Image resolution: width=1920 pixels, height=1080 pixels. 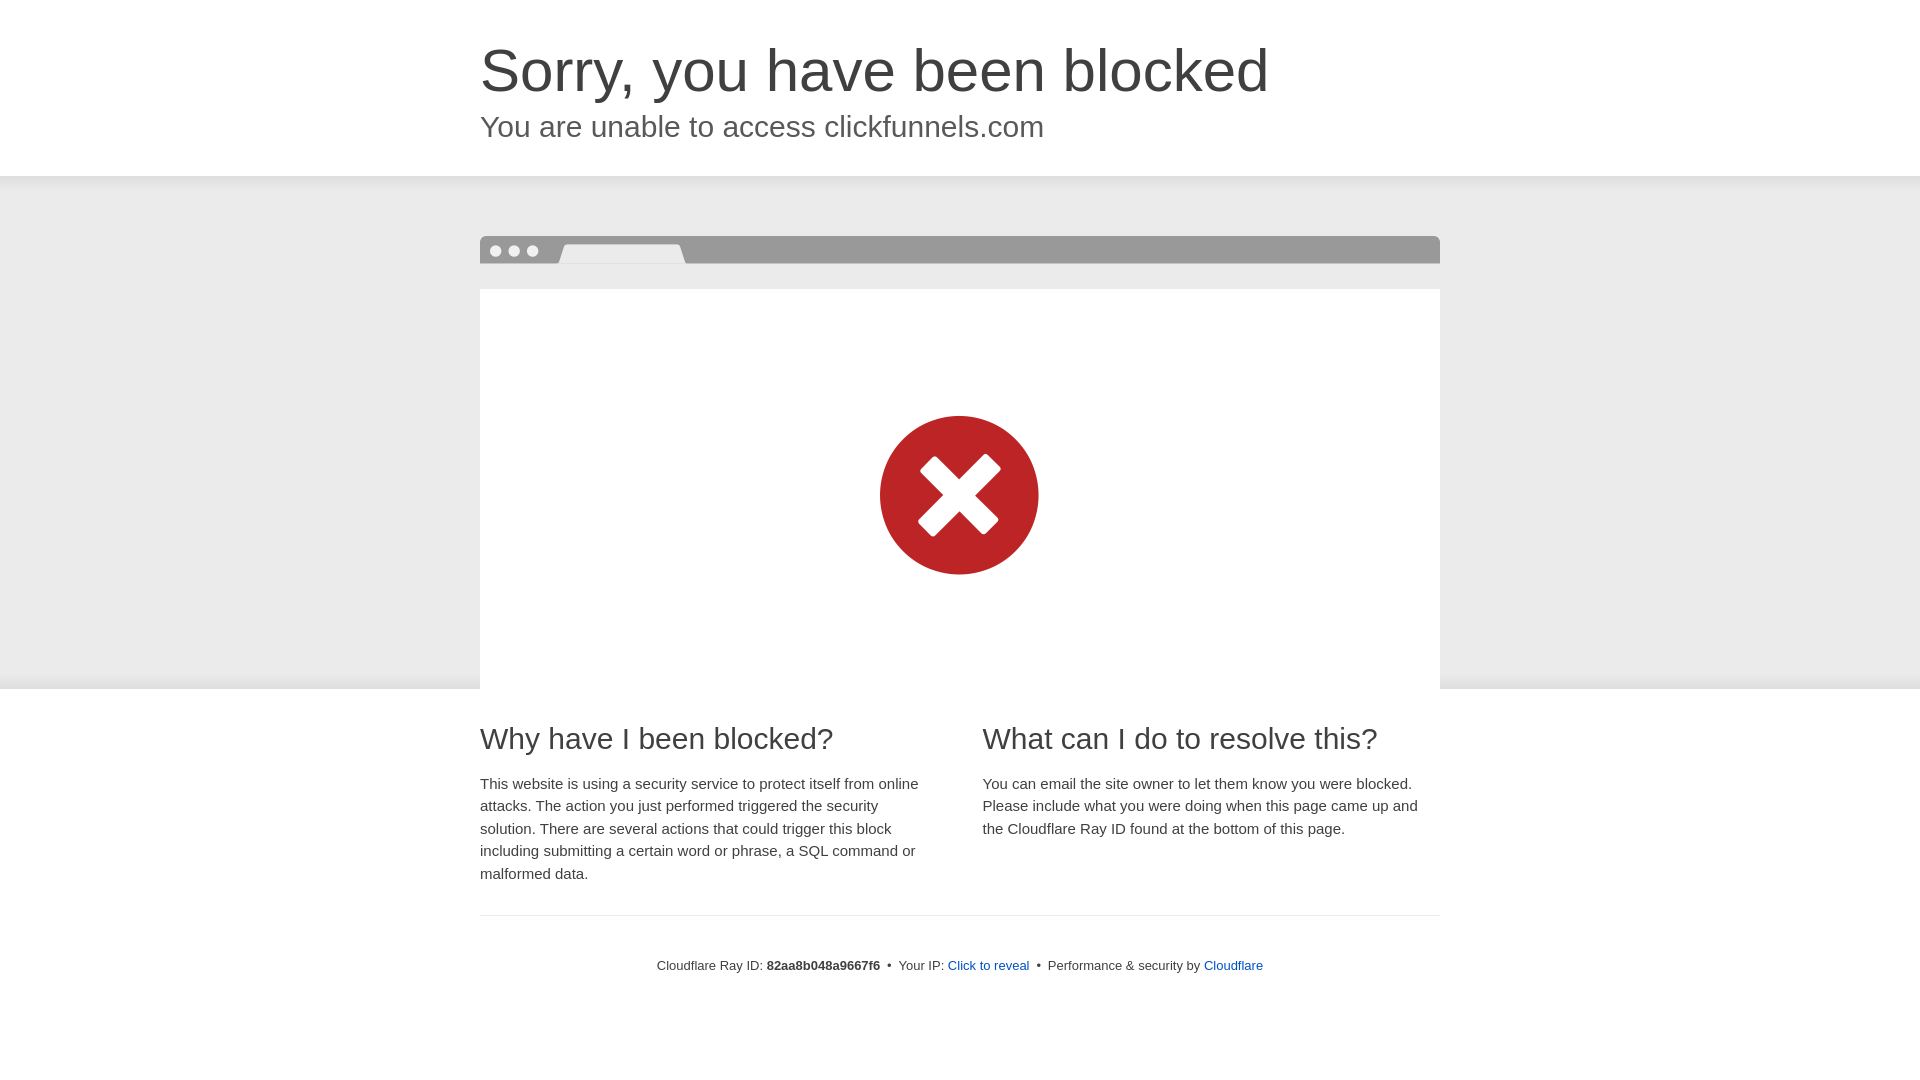 I want to click on 'Click to reveal', so click(x=988, y=964).